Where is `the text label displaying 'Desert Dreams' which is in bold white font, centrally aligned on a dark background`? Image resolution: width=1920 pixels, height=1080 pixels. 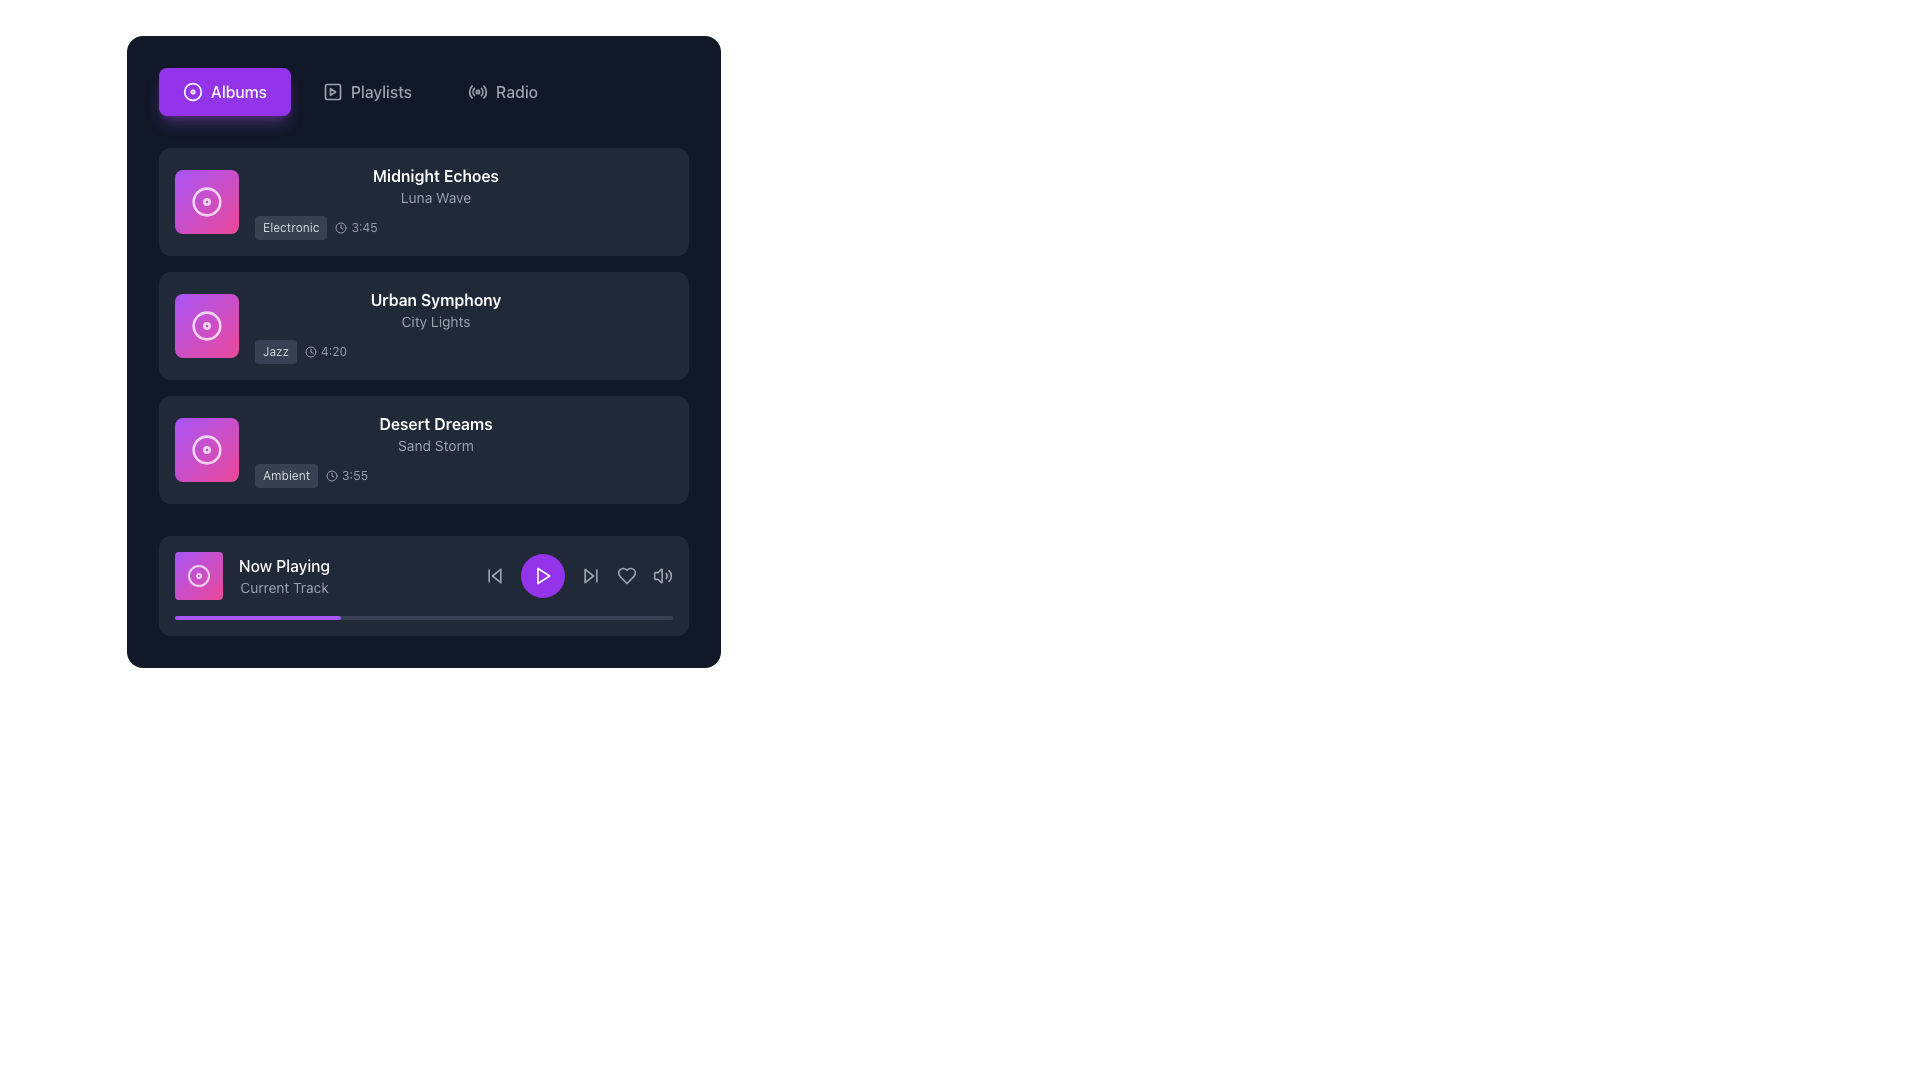
the text label displaying 'Desert Dreams' which is in bold white font, centrally aligned on a dark background is located at coordinates (435, 423).